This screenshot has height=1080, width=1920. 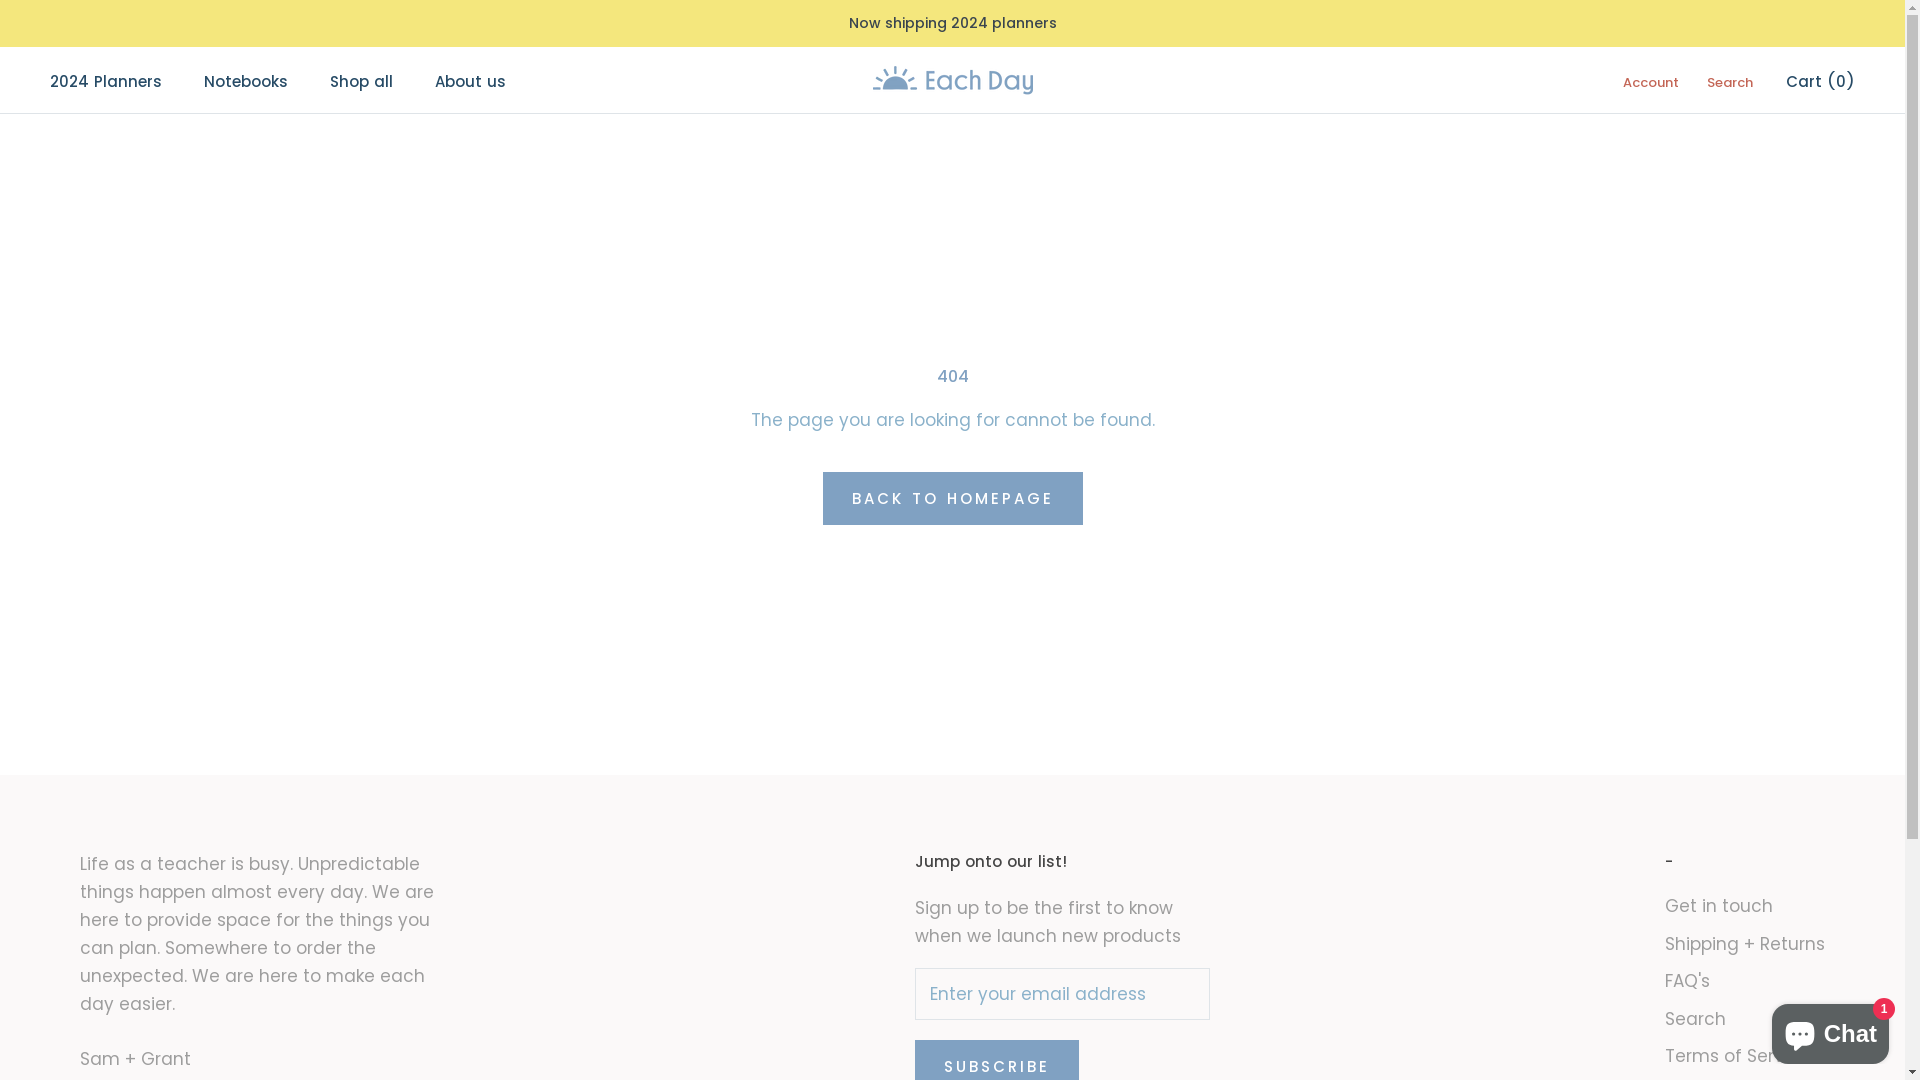 I want to click on 'Shop all, so click(x=361, y=80).